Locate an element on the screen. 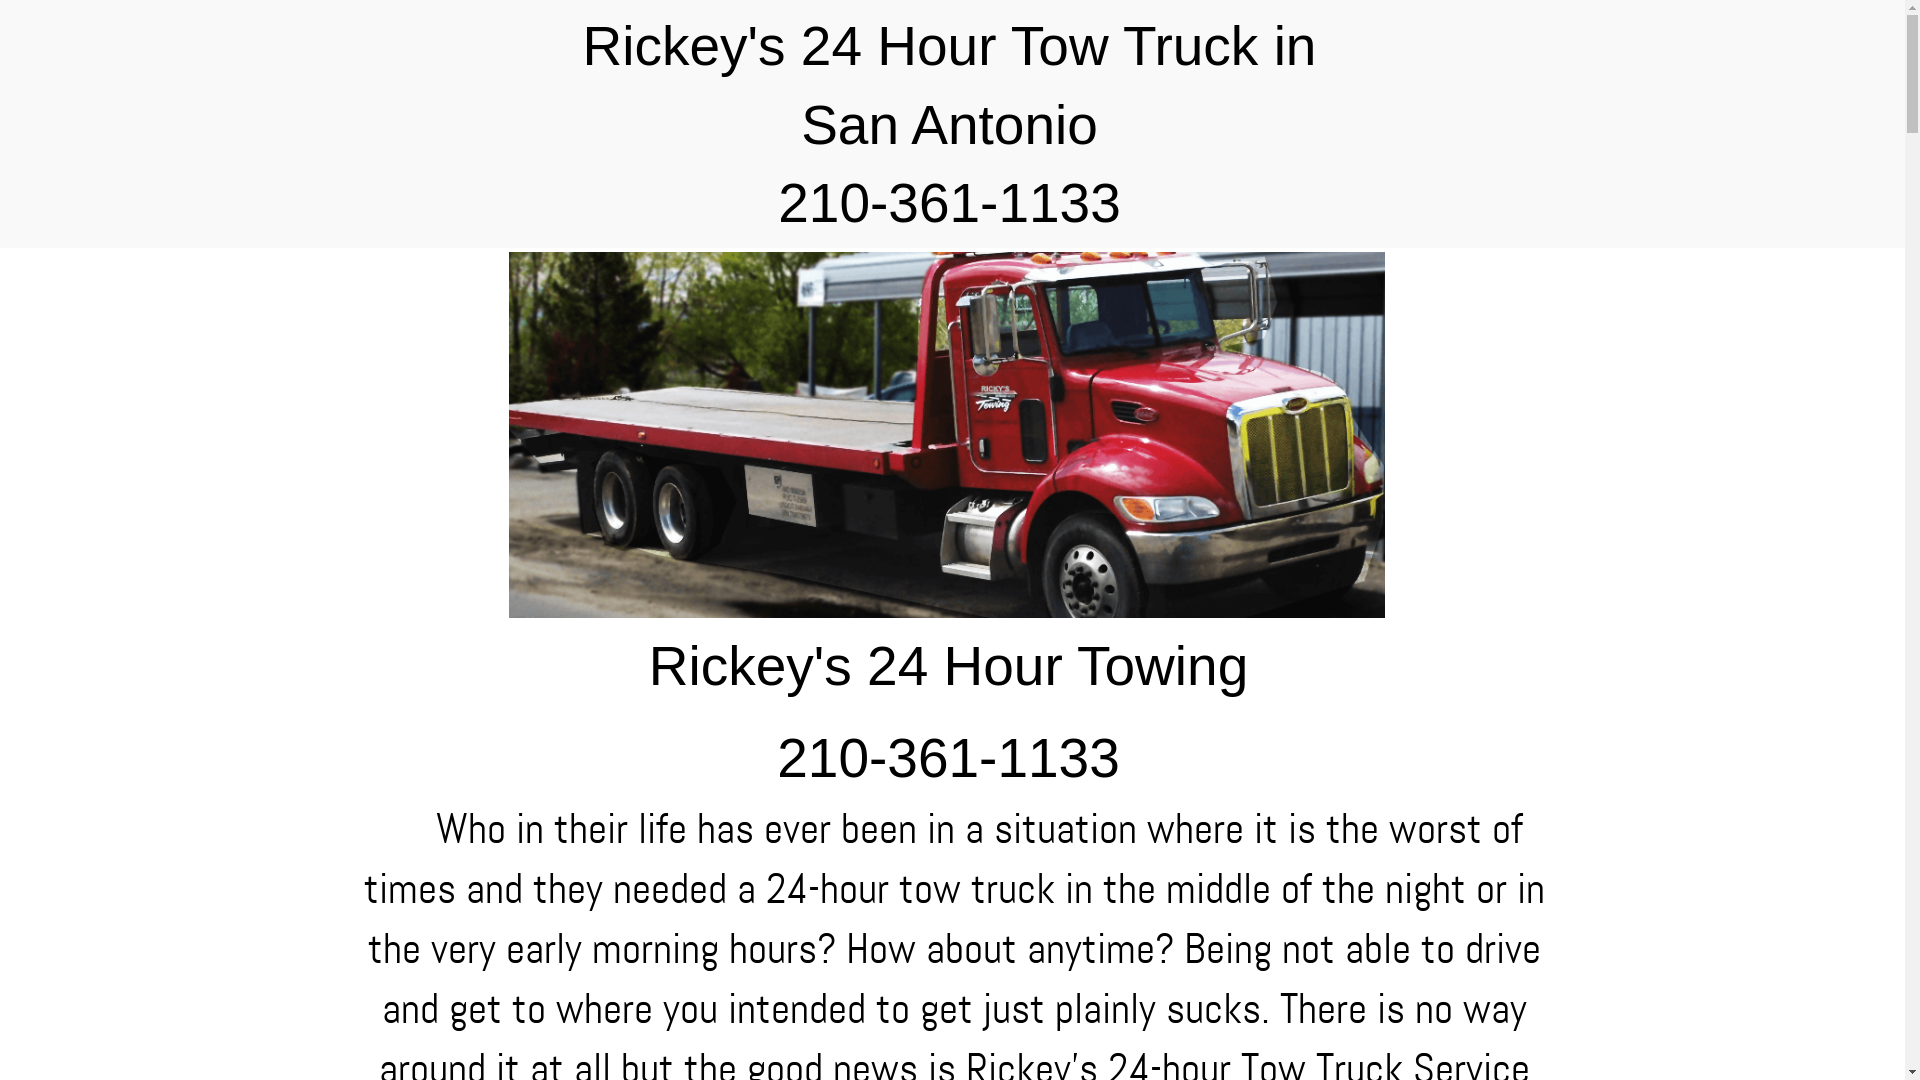 The width and height of the screenshot is (1920, 1080). '210-361-1133' is located at coordinates (776, 758).